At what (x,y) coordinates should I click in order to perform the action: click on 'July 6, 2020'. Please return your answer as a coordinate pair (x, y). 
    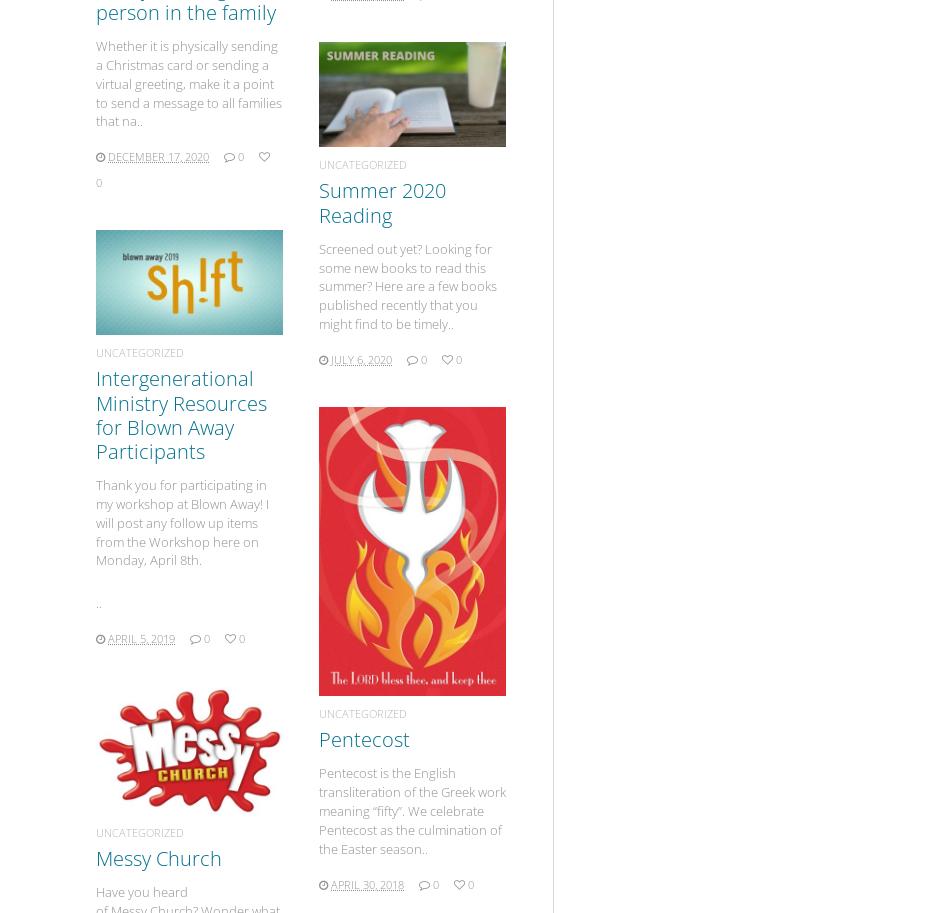
    Looking at the image, I should click on (360, 358).